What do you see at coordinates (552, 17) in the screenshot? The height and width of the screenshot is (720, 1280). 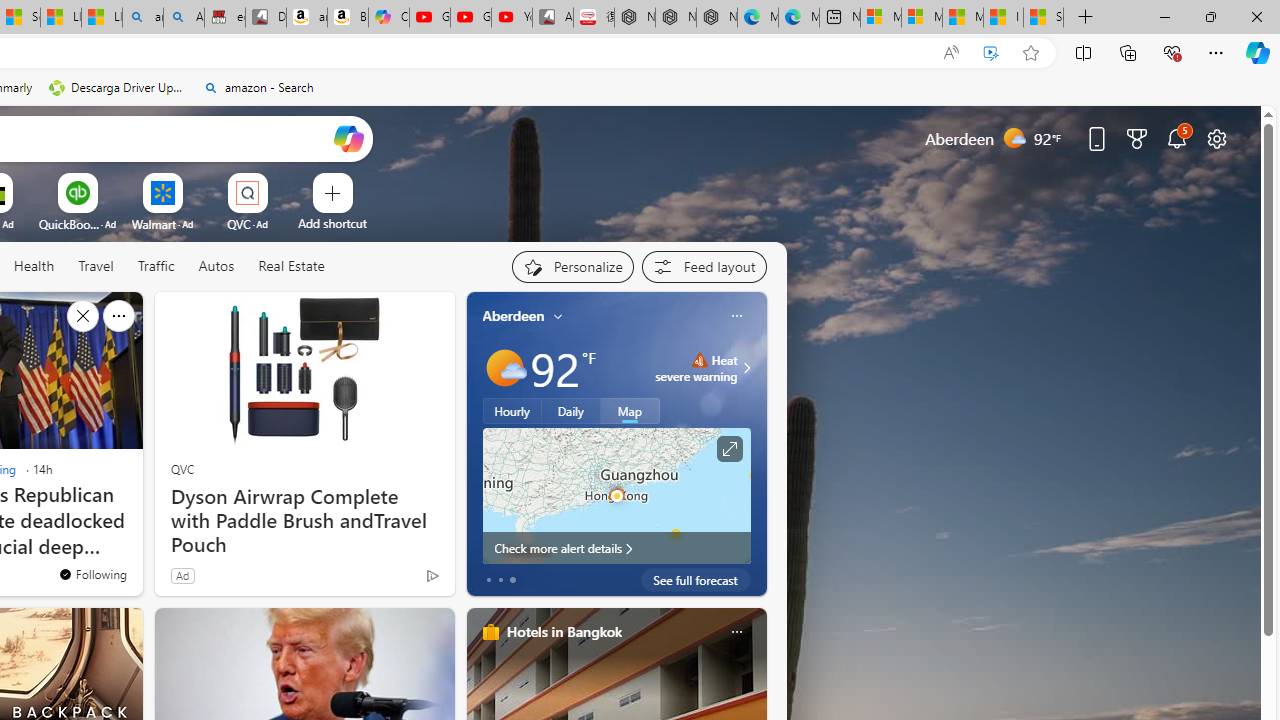 I see `'All Cubot phones'` at bounding box center [552, 17].